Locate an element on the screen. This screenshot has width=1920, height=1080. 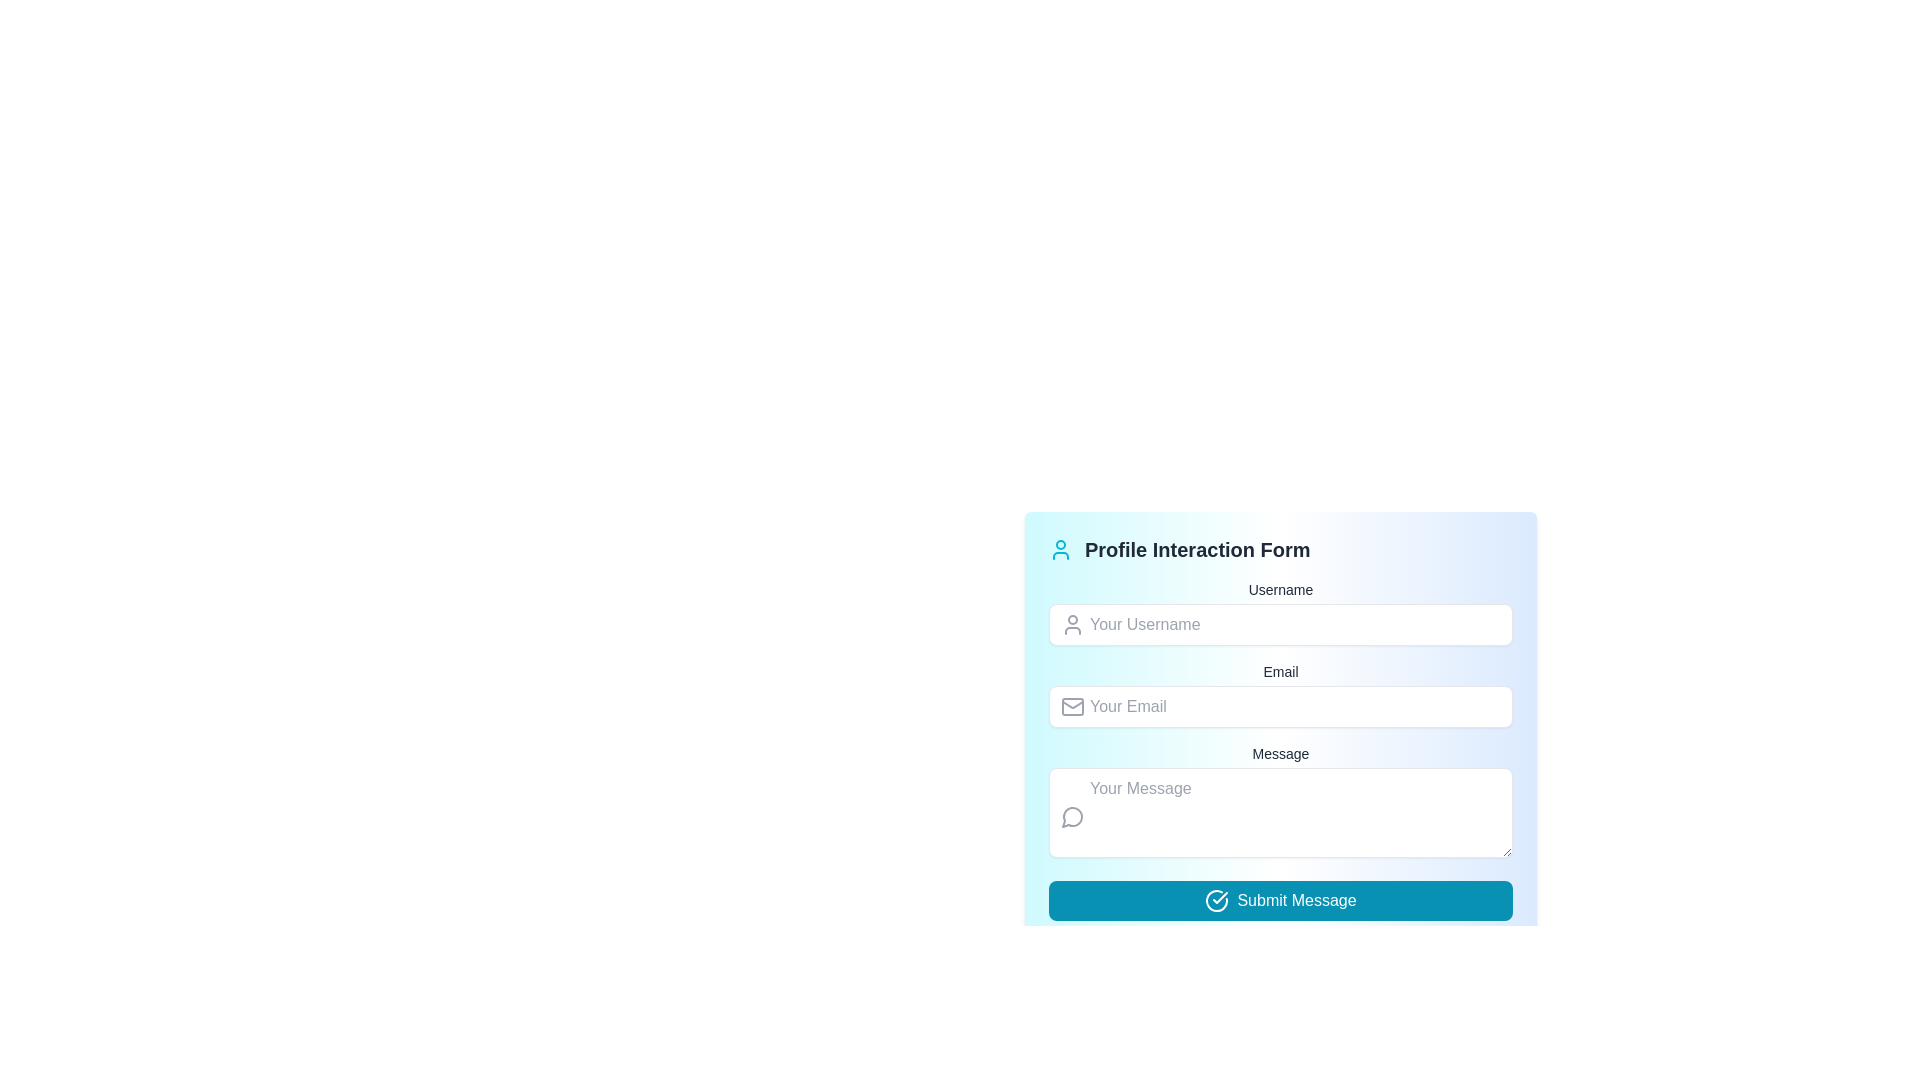
the SVG checkmark icon inside the 'Submit Message' button, positioned to the left of the text label 'Submit Message' is located at coordinates (1216, 901).